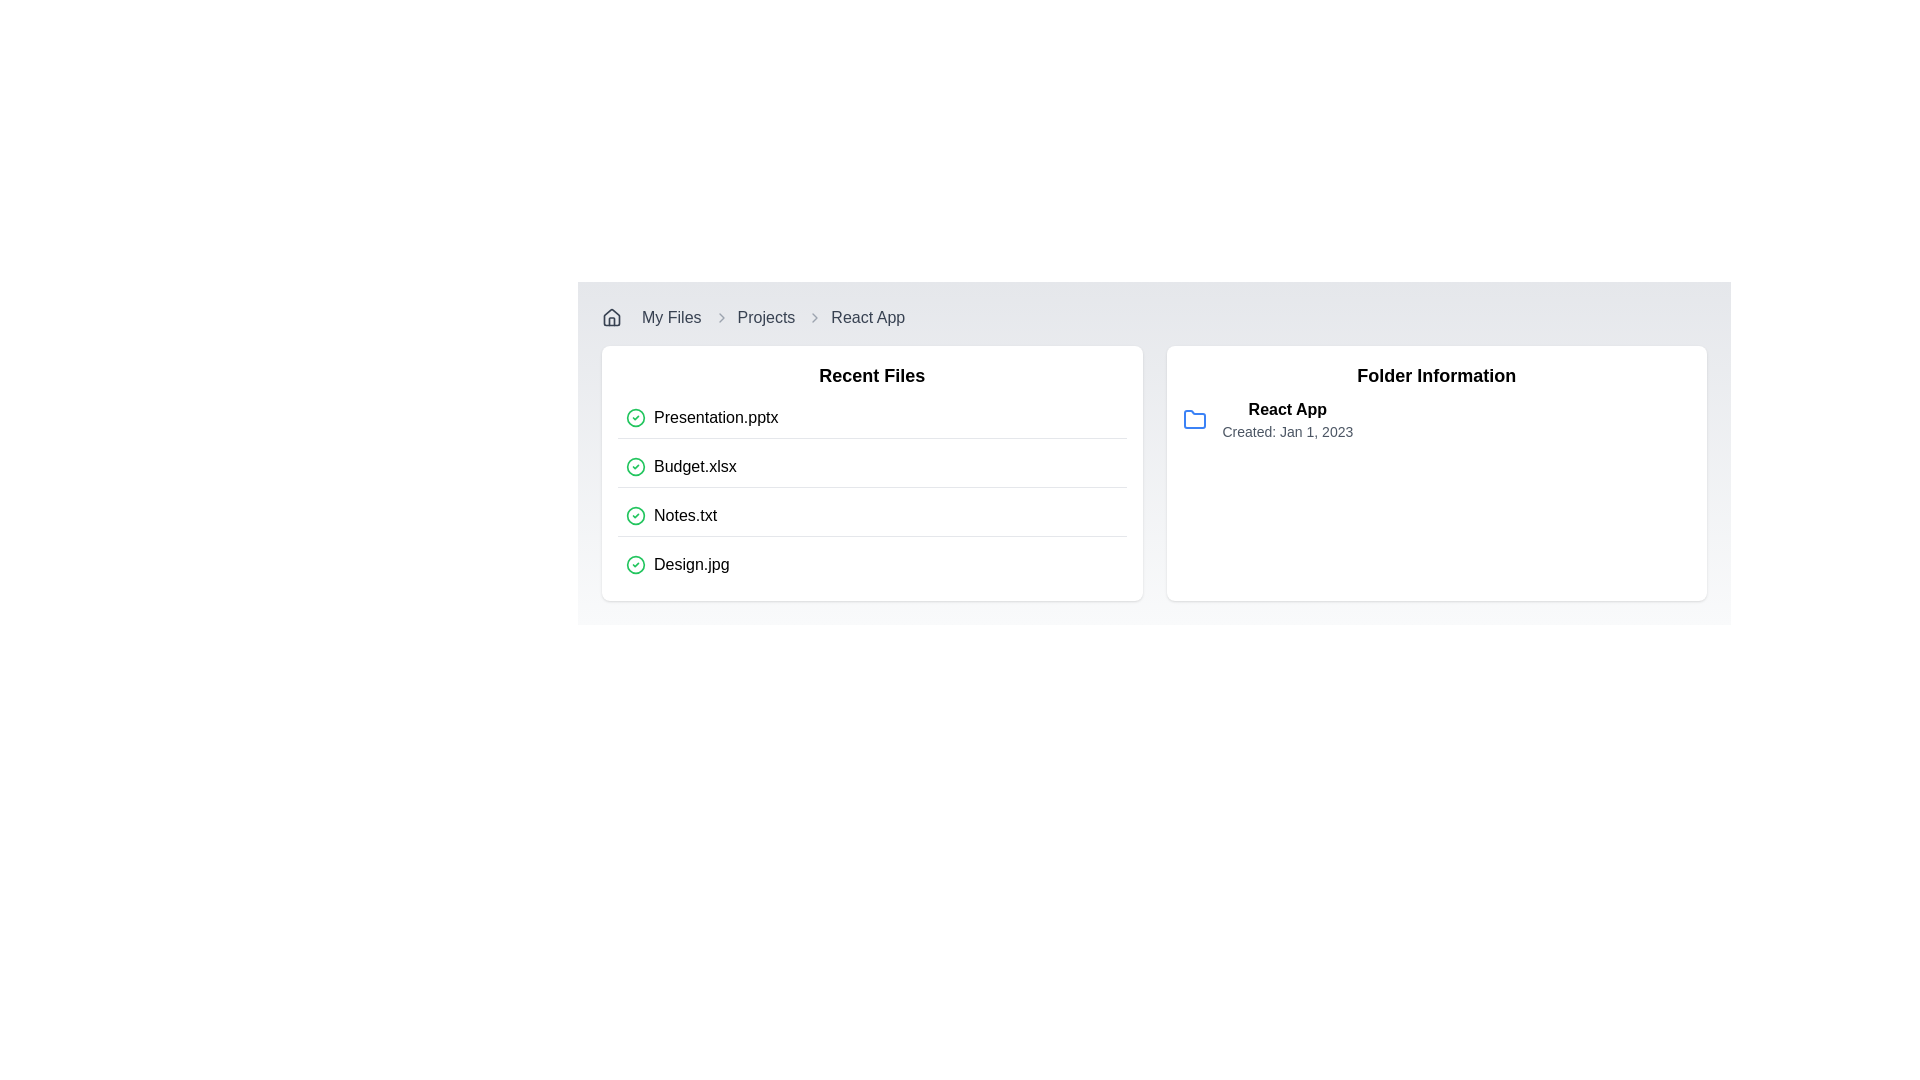 The height and width of the screenshot is (1080, 1920). What do you see at coordinates (610, 316) in the screenshot?
I see `the home navigation button icon located at the top-left of the layout, which is the first item in the breadcrumb navigation bar` at bounding box center [610, 316].